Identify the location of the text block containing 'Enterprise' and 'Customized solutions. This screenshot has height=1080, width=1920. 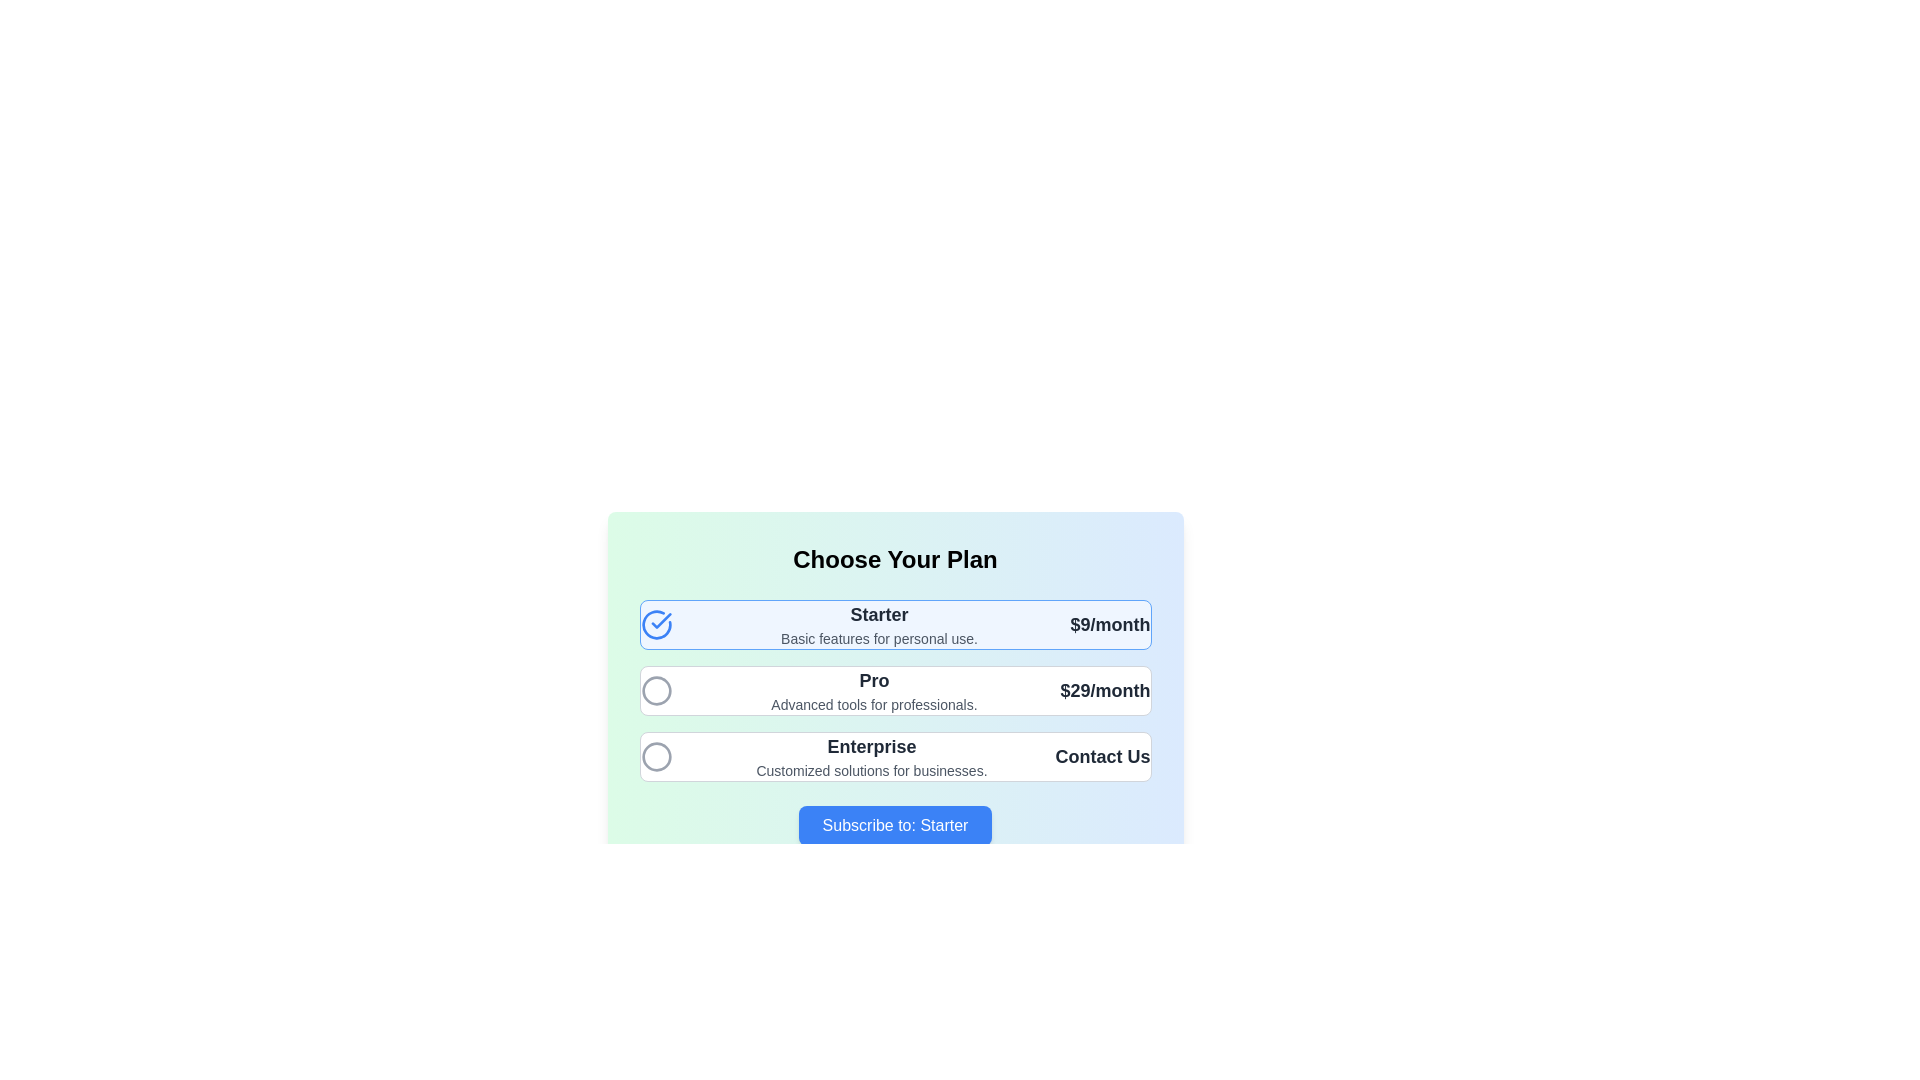
(872, 756).